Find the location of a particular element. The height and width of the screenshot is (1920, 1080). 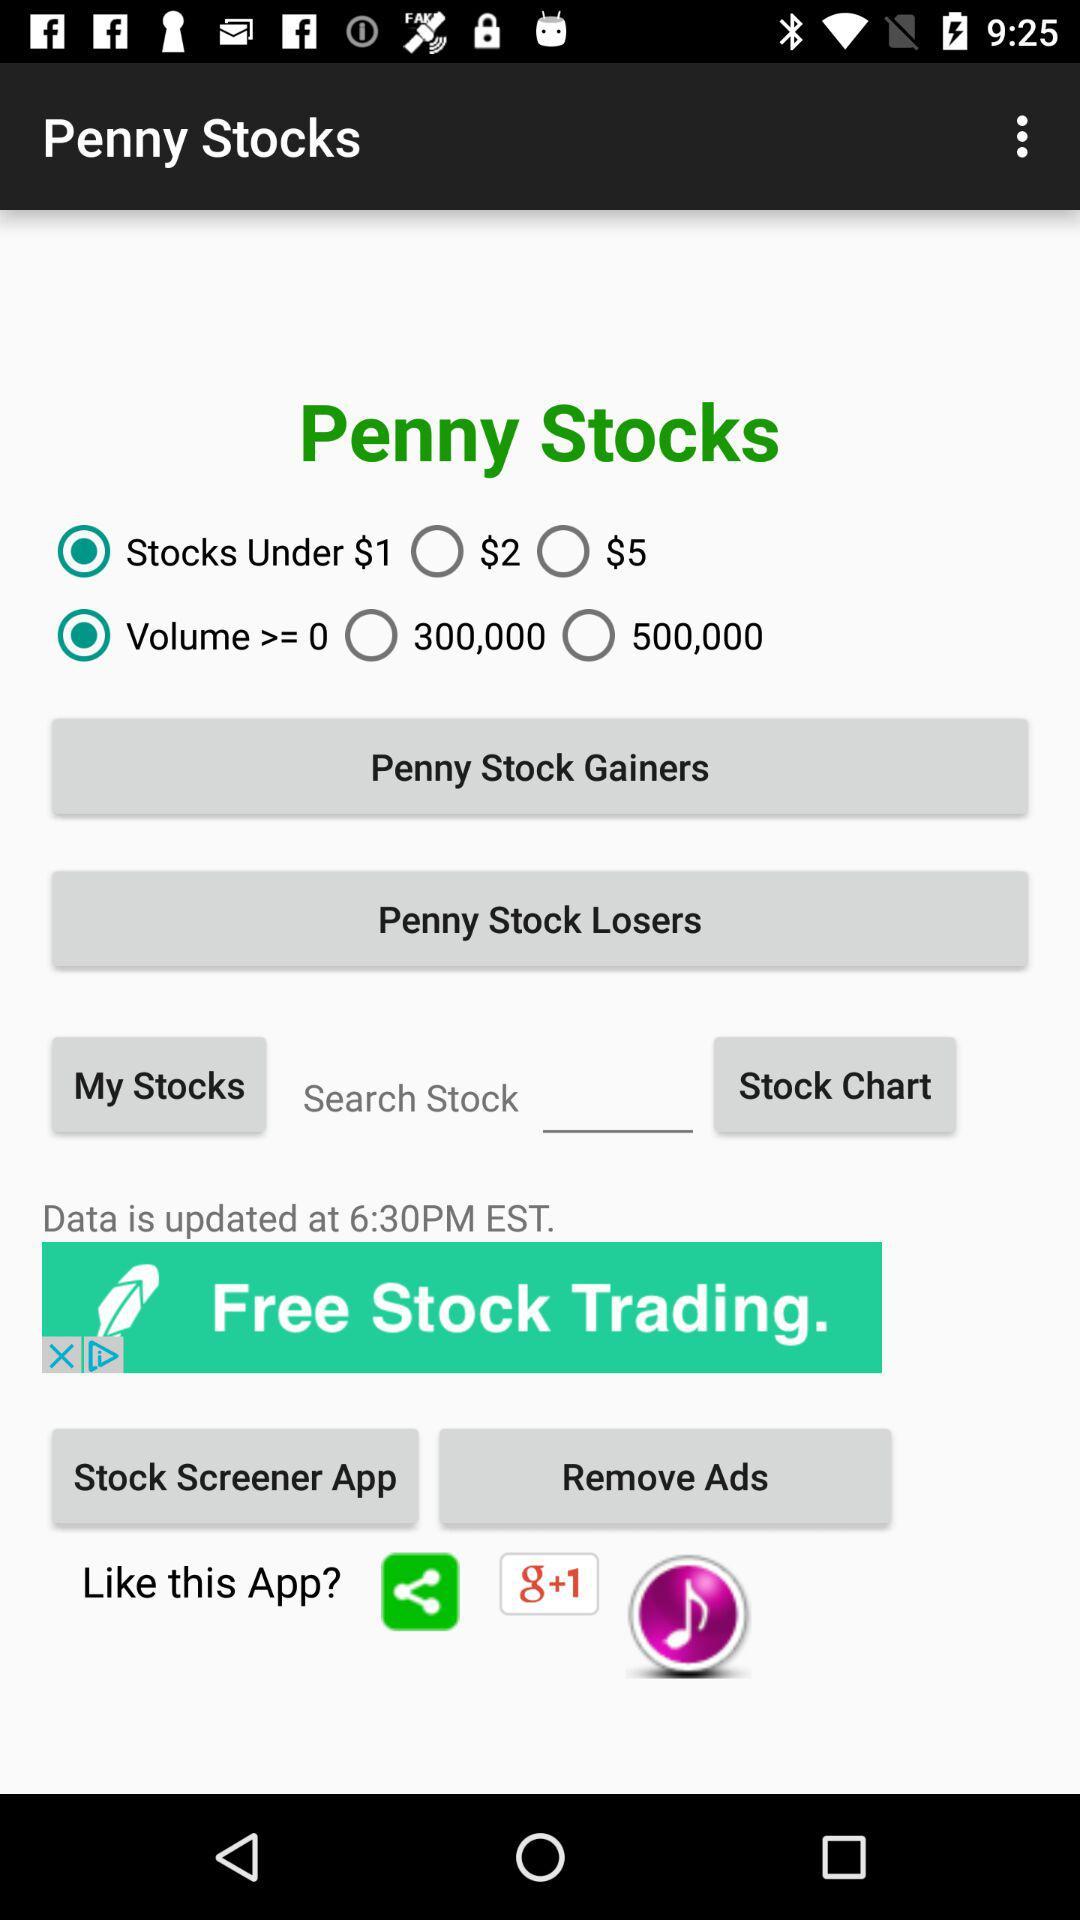

the icon below penny stocks is located at coordinates (584, 551).